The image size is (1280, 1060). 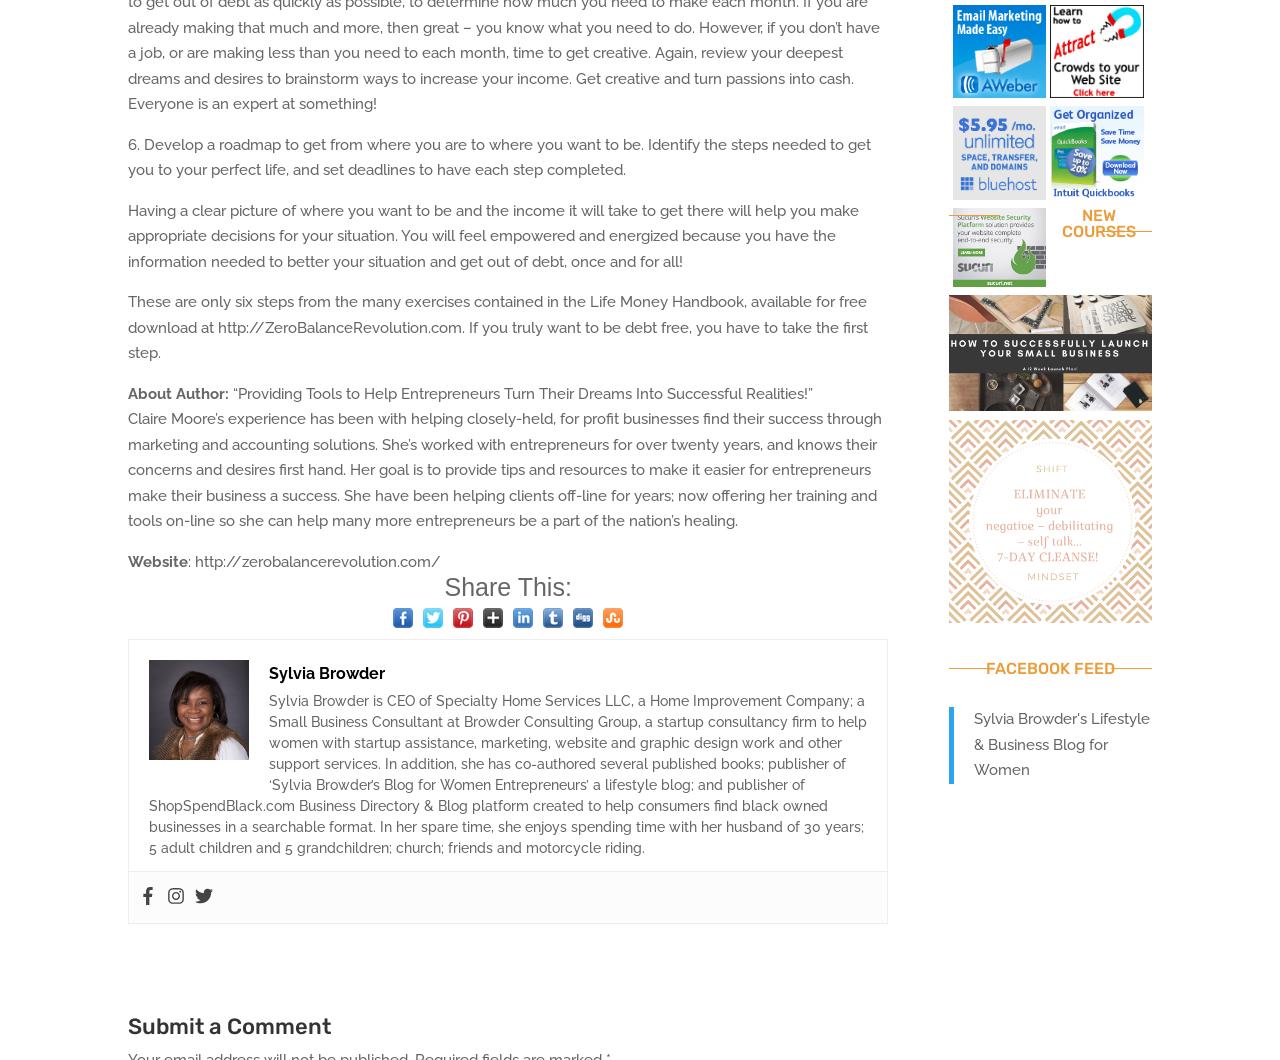 What do you see at coordinates (327, 672) in the screenshot?
I see `'Sylvia Browder'` at bounding box center [327, 672].